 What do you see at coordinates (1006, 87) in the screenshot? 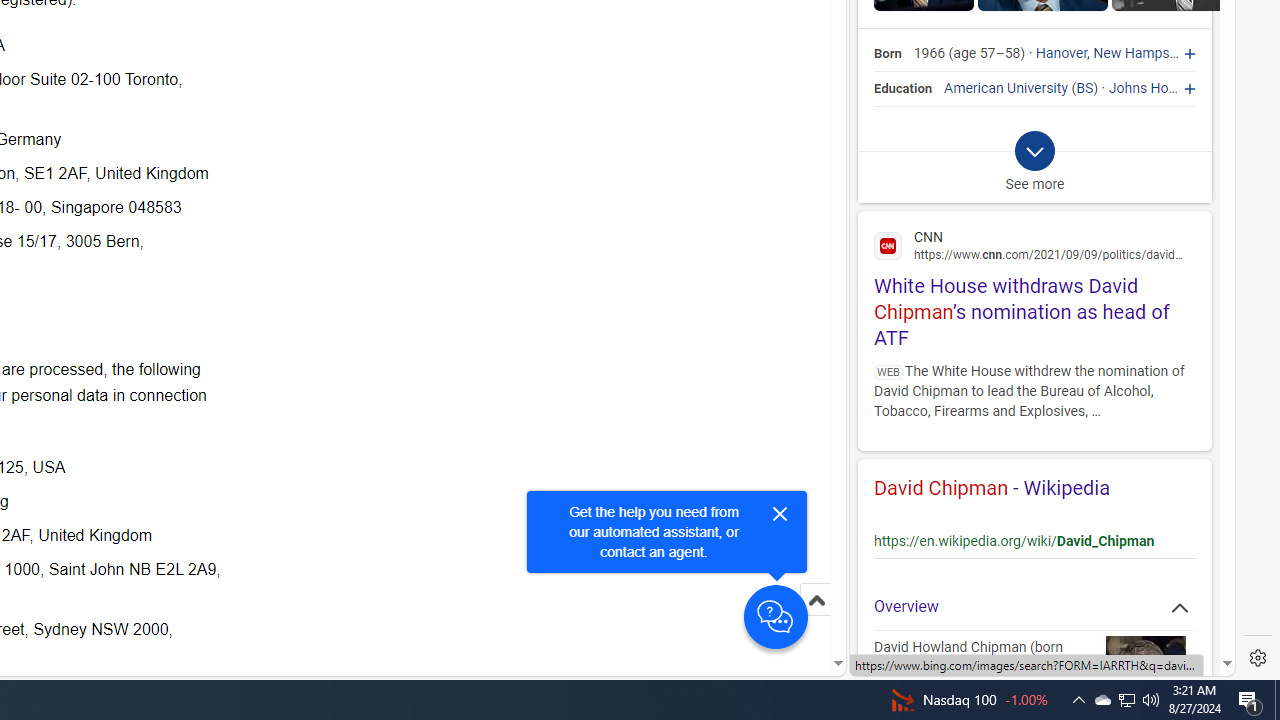
I see `'American University'` at bounding box center [1006, 87].